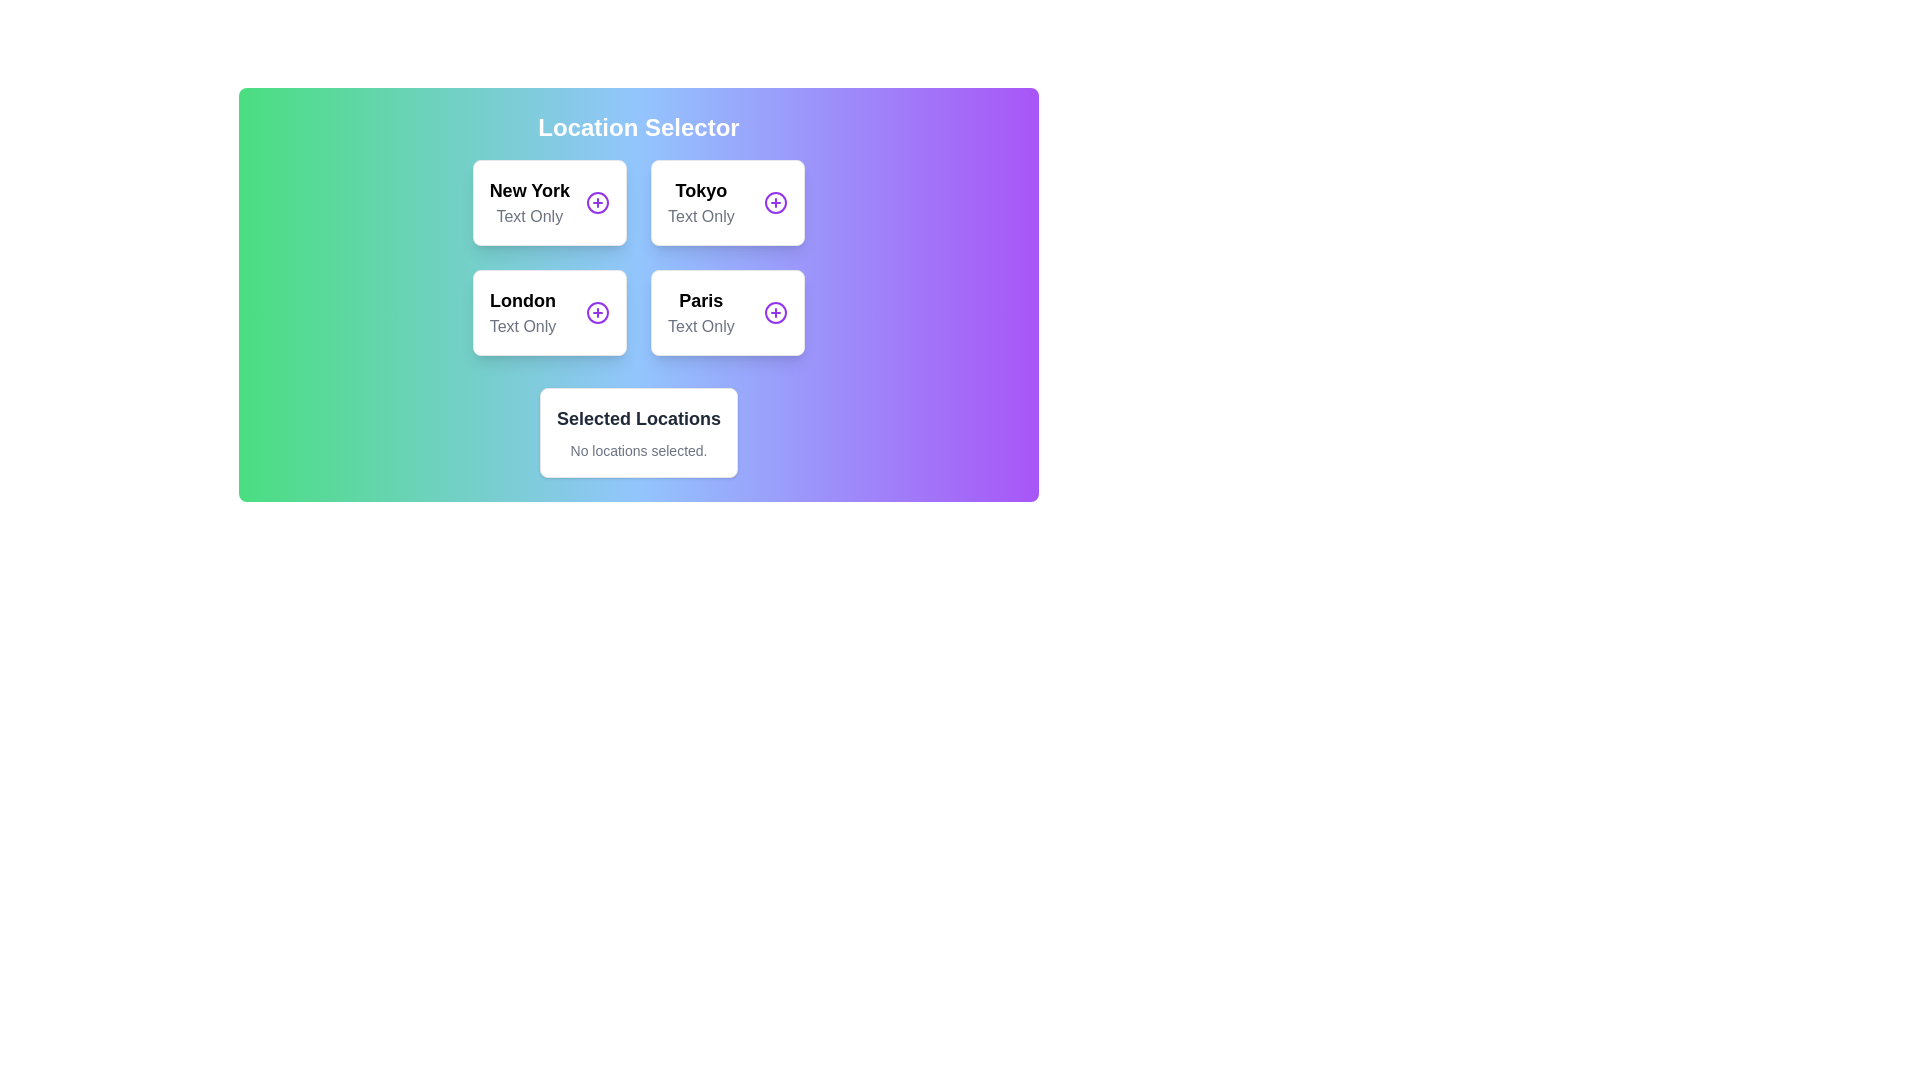 This screenshot has width=1920, height=1080. Describe the element at coordinates (597, 312) in the screenshot. I see `the circular plus icon associated with the 'London' option, which is centrally positioned within its button in the grid layout` at that location.